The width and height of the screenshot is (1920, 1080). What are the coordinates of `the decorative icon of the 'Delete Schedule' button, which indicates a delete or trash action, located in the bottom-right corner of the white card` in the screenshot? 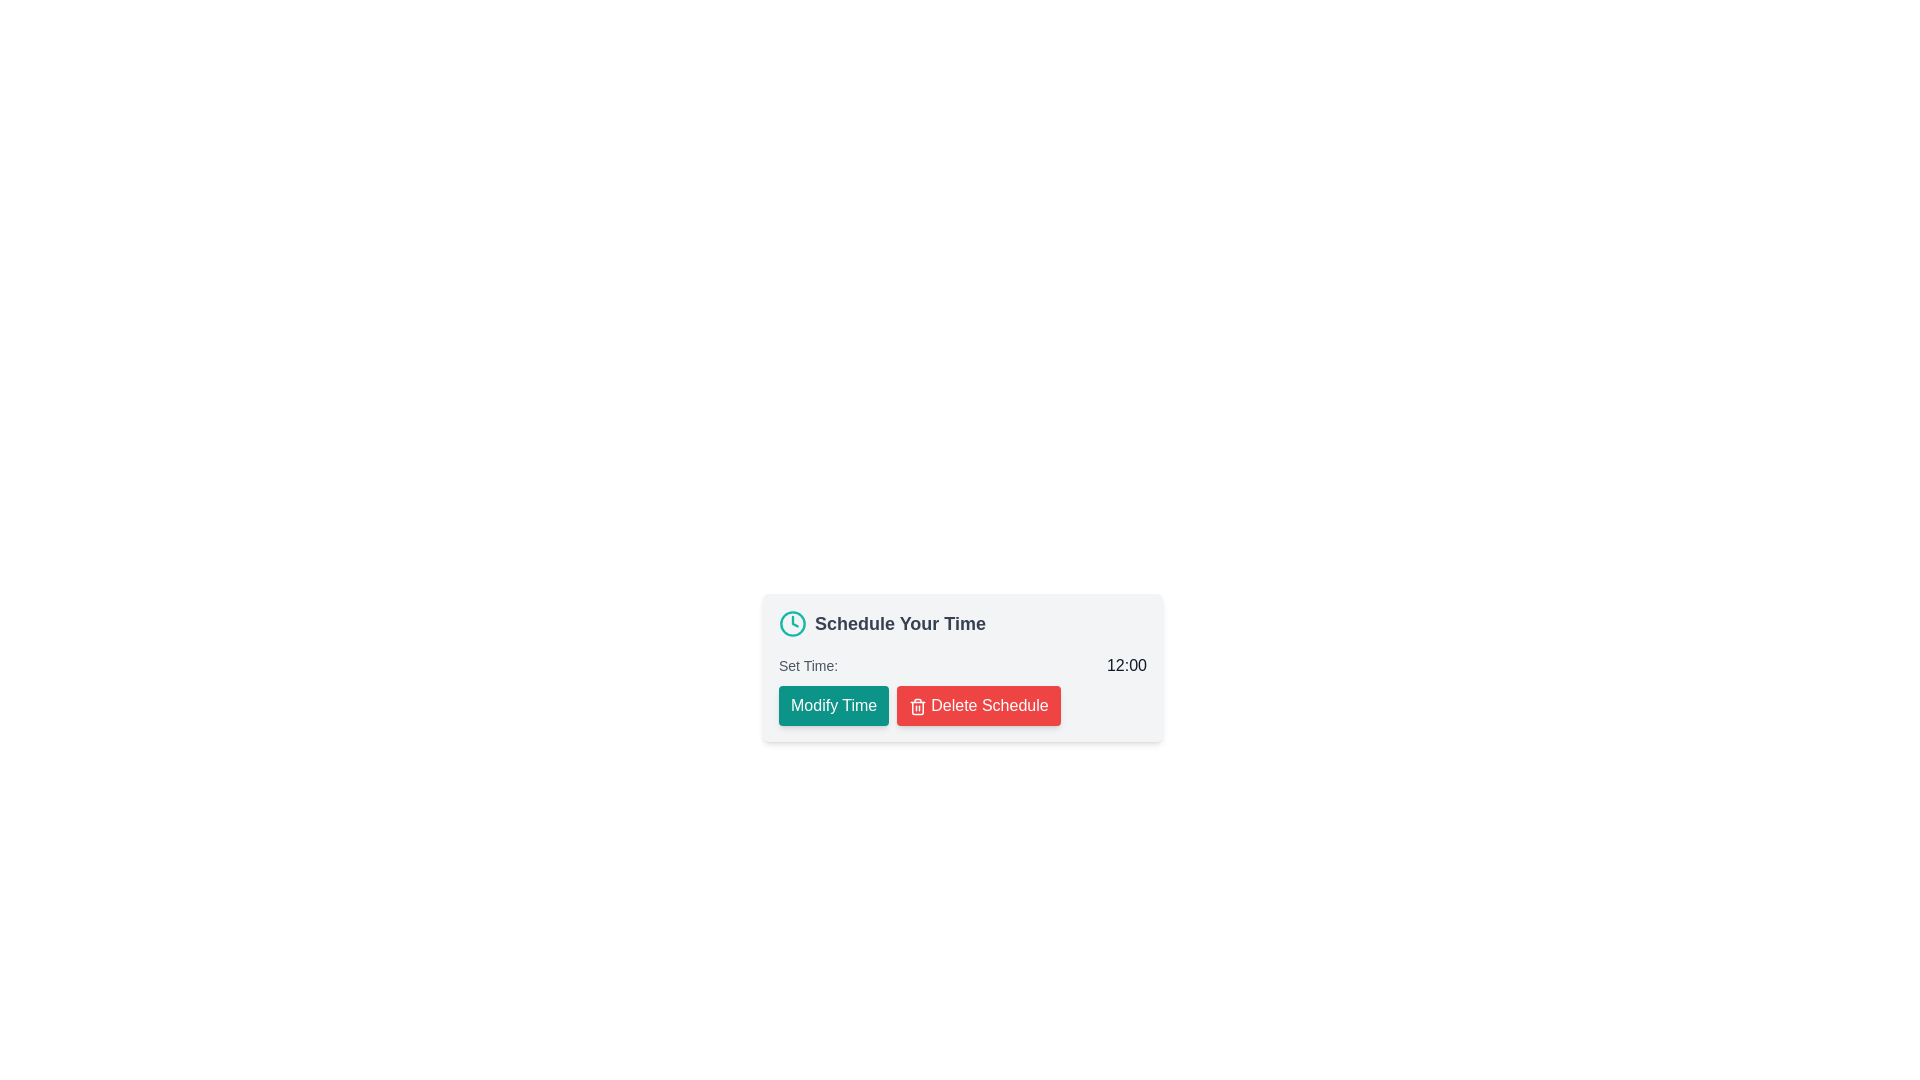 It's located at (917, 707).